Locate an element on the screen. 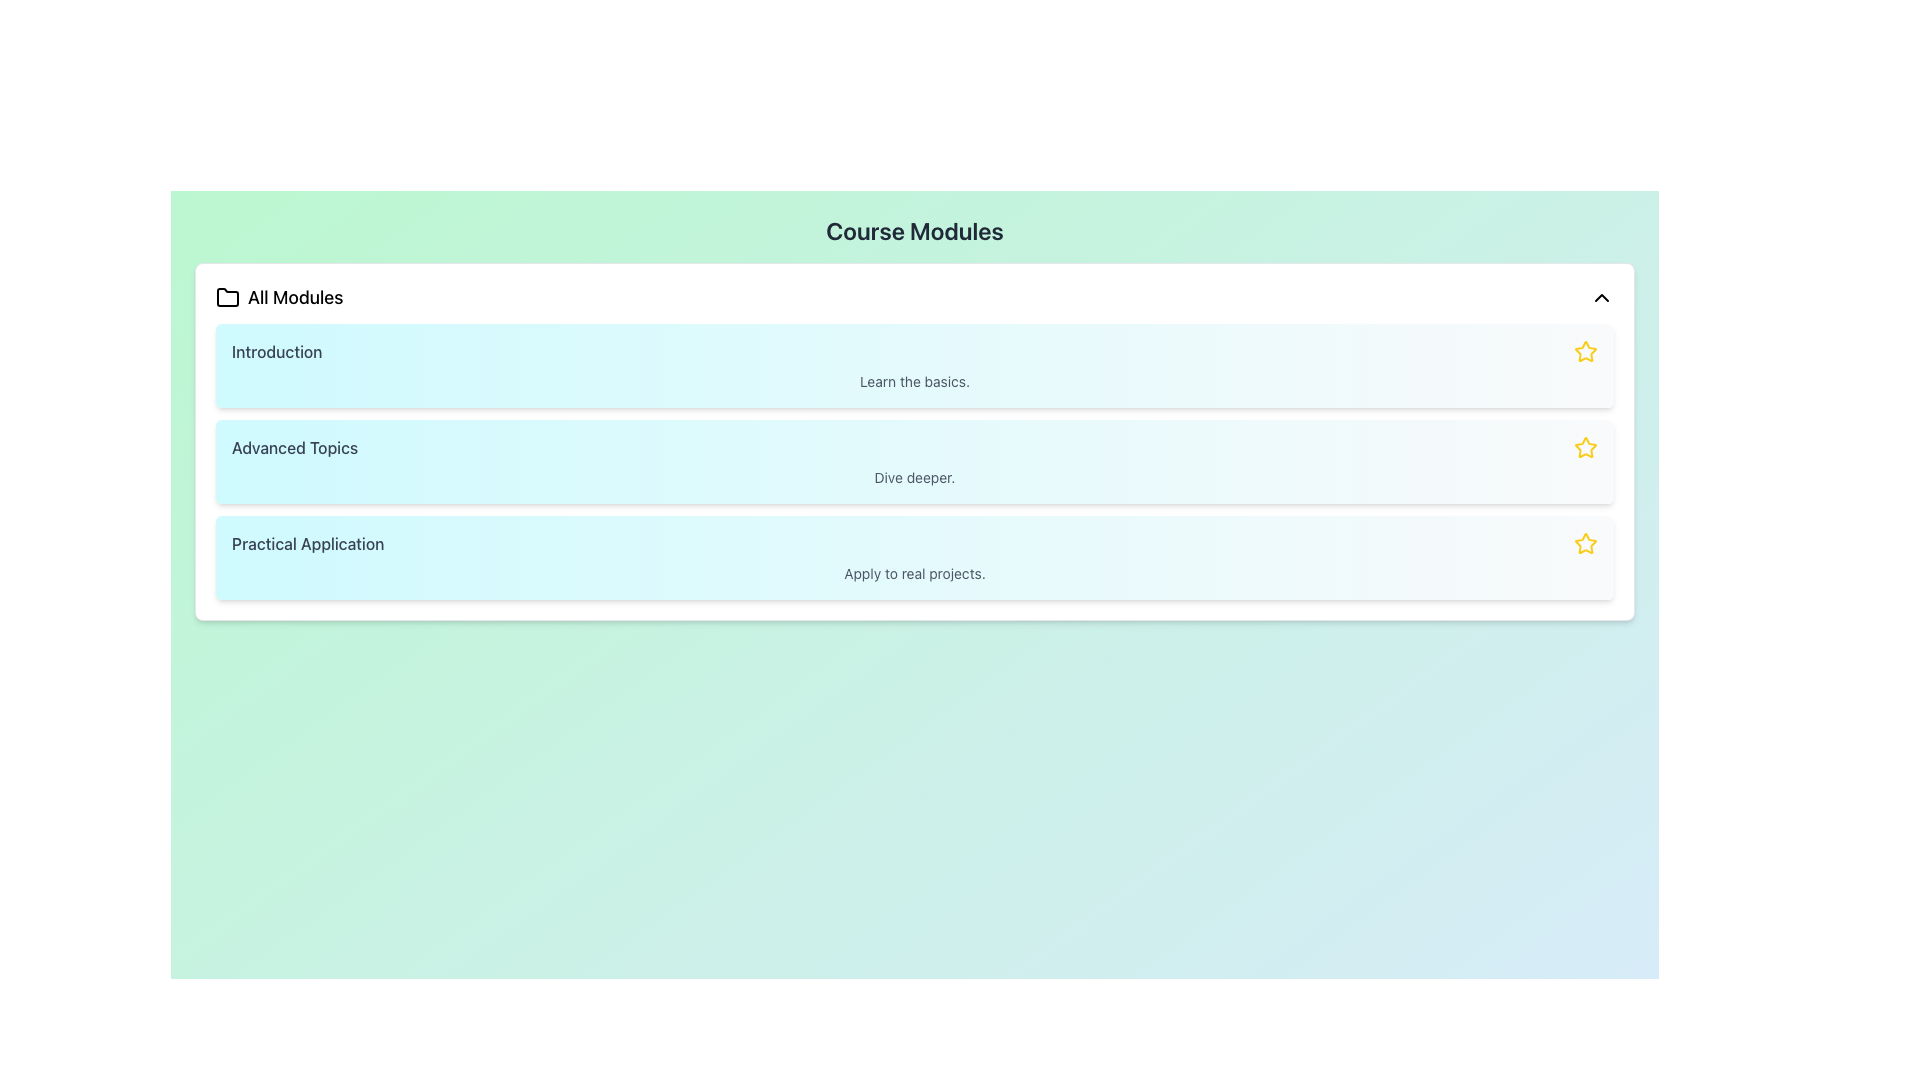 The height and width of the screenshot is (1080, 1920). the yellow outlined star icon located to the right of the 'Advanced Topics' text is located at coordinates (1584, 446).